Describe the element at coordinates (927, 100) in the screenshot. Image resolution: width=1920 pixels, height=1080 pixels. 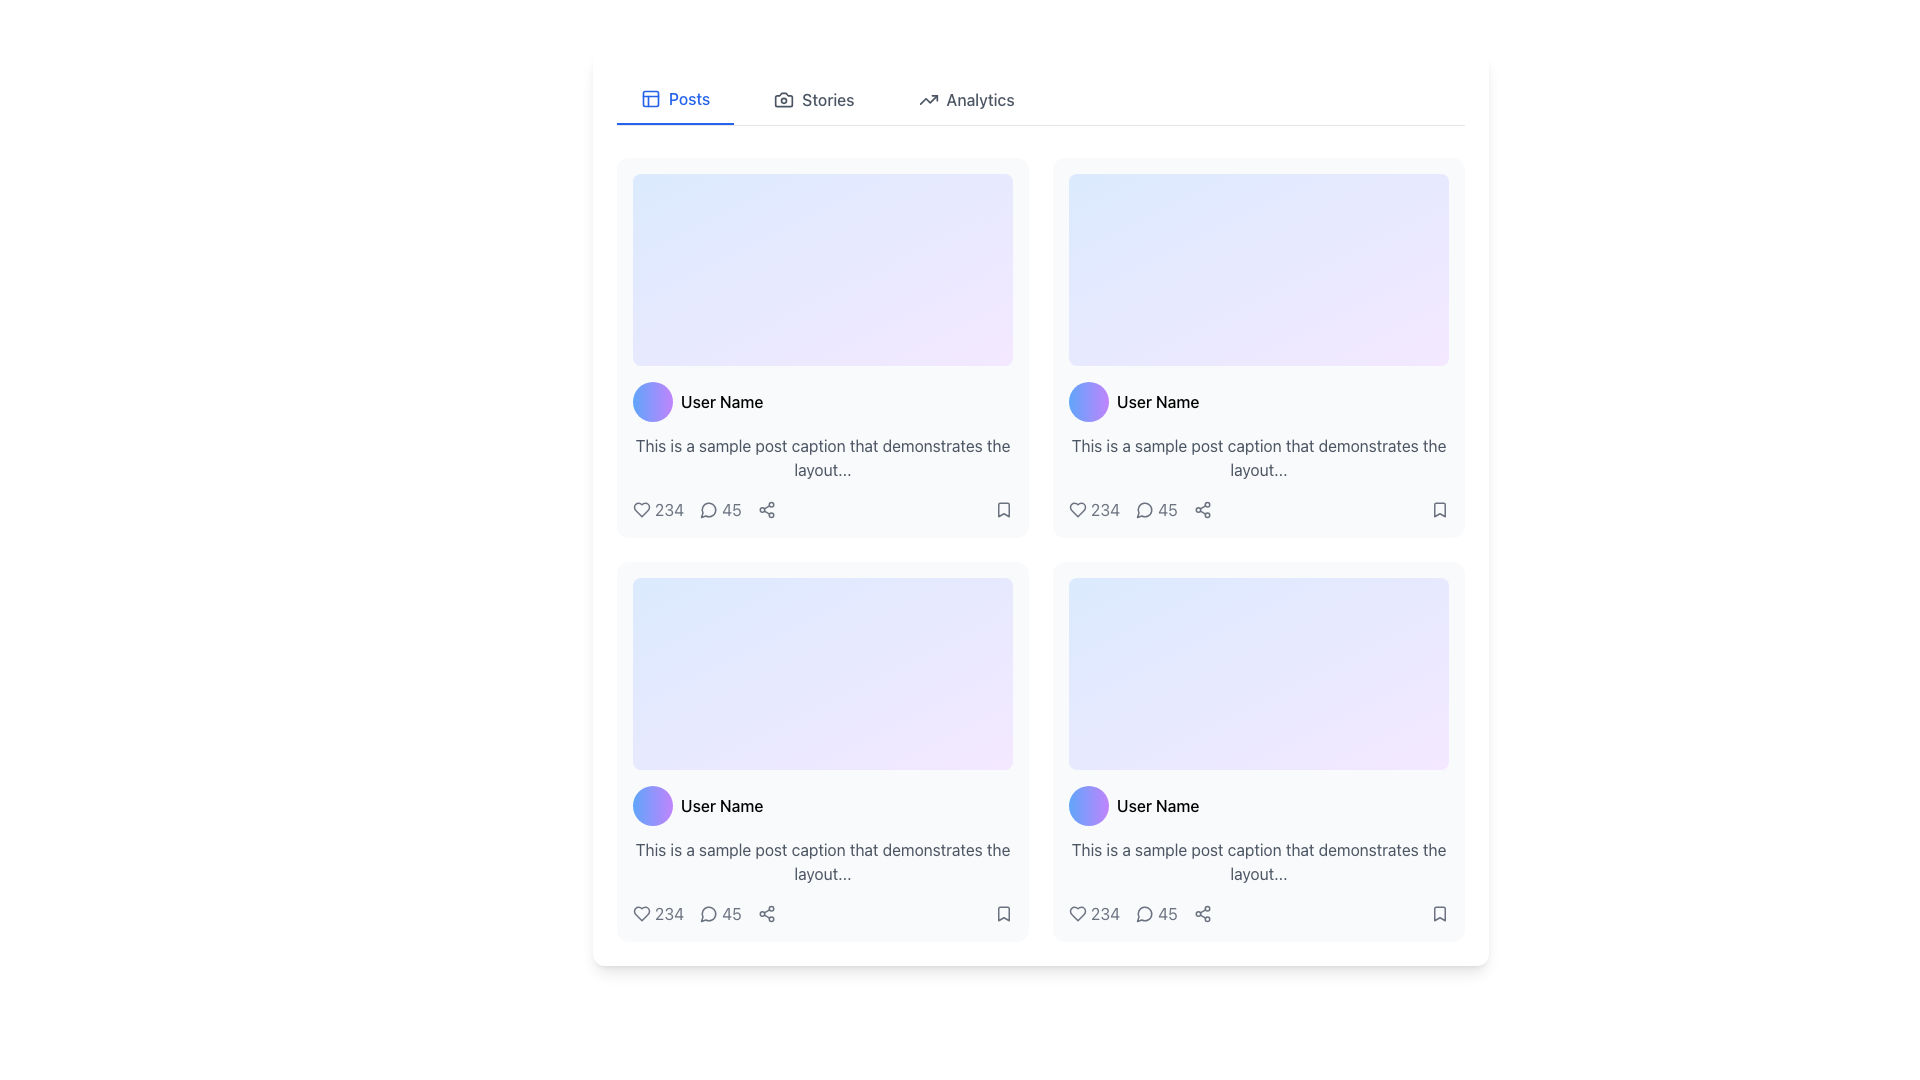
I see `the 'Analytics' icon in the navigation bar, which serves as a visual identifier for the Analytics section` at that location.